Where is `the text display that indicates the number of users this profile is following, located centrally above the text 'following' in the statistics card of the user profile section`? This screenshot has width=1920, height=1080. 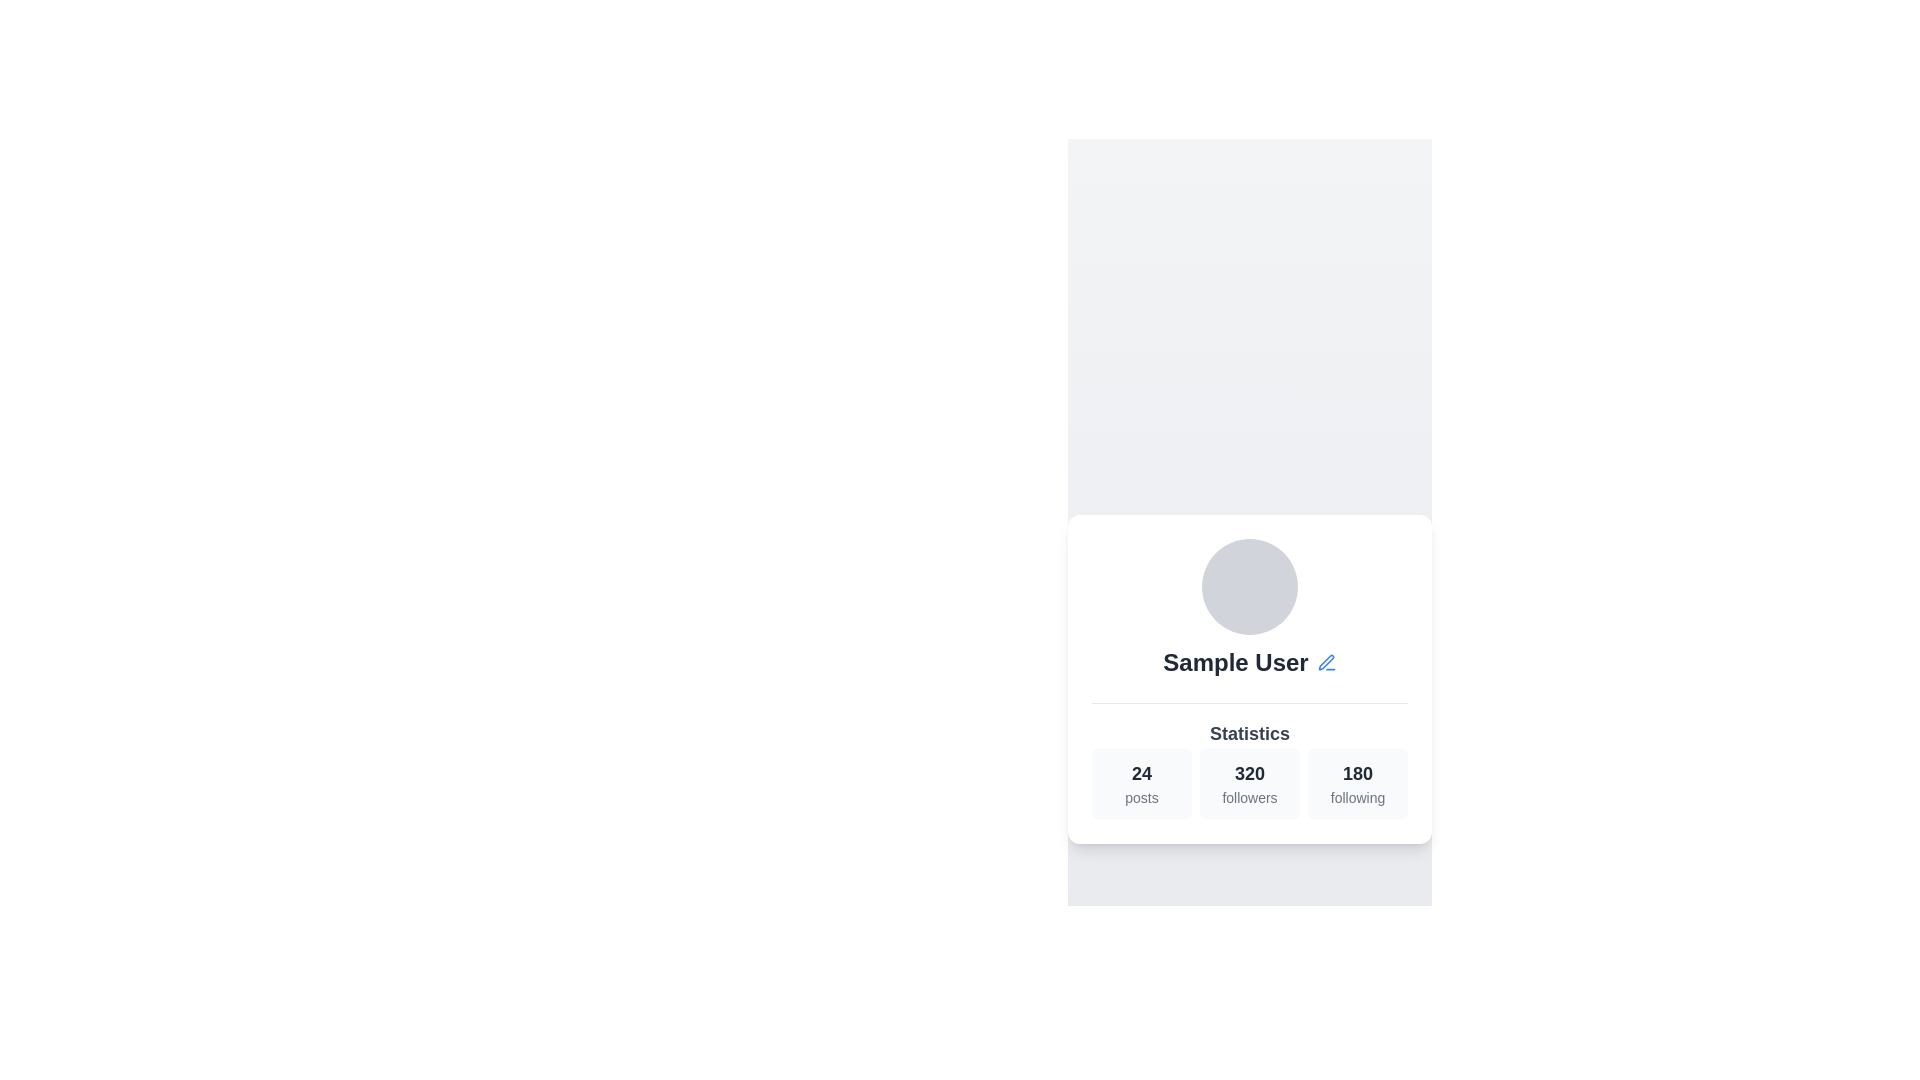 the text display that indicates the number of users this profile is following, located centrally above the text 'following' in the statistics card of the user profile section is located at coordinates (1358, 771).